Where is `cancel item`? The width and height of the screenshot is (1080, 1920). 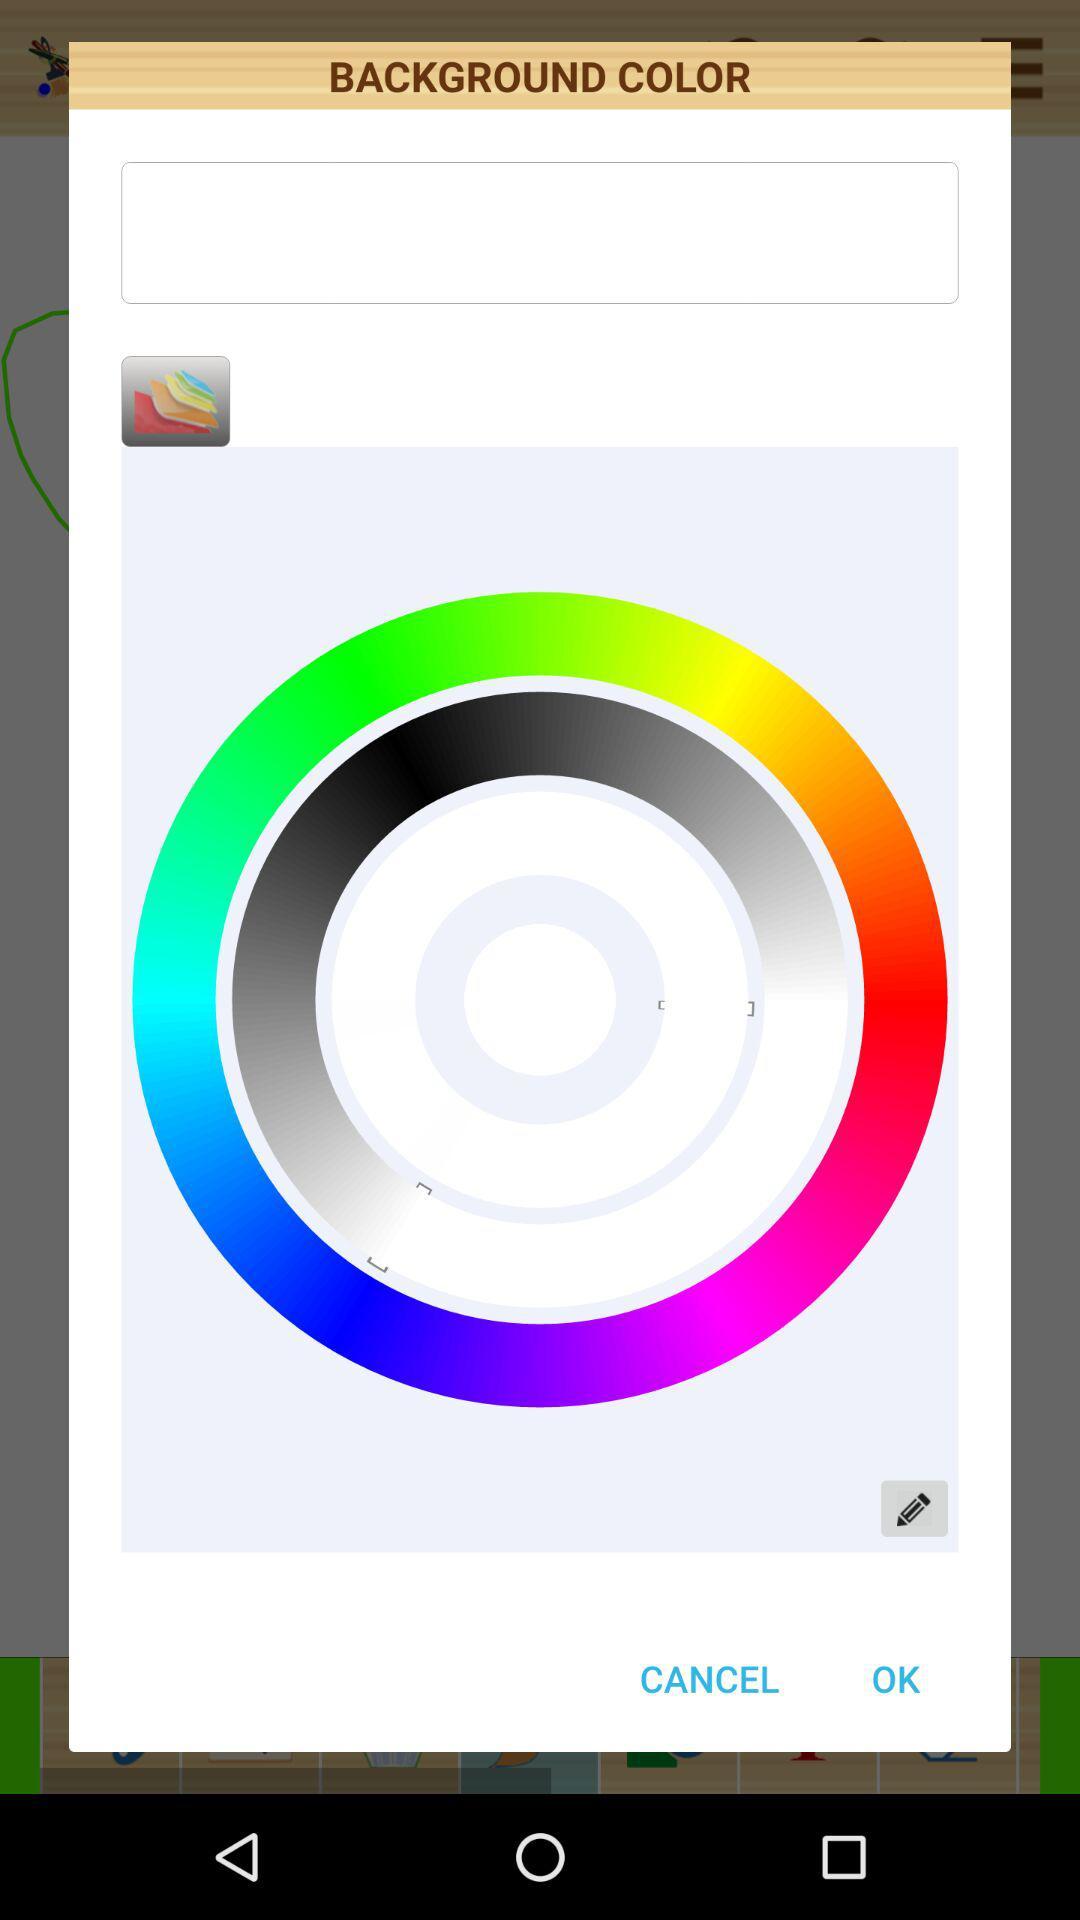
cancel item is located at coordinates (708, 1678).